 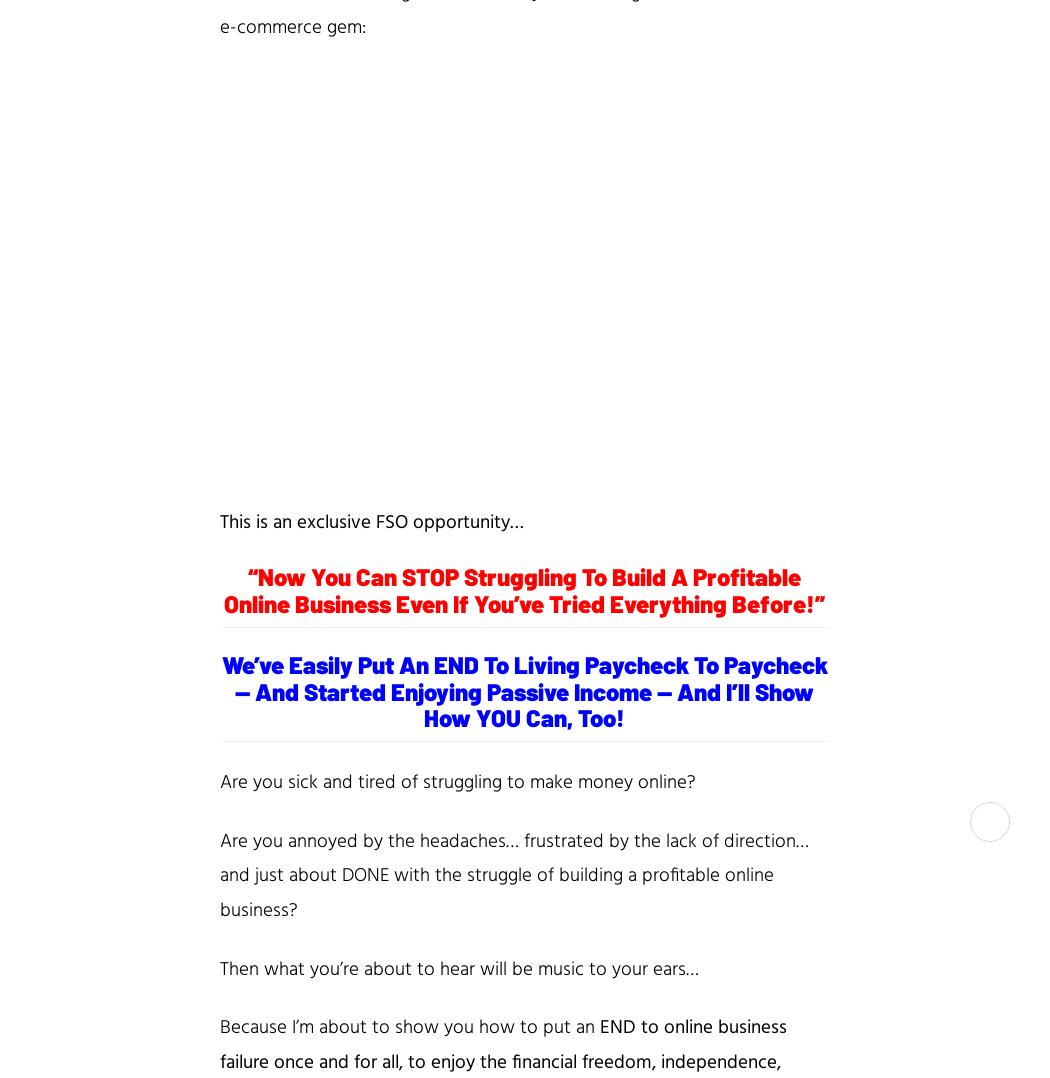 What do you see at coordinates (523, 589) in the screenshot?
I see `'“Now You Can STOP Struggling To Build A Profitable Online Business Even If You’ve Tried Everything Before!”'` at bounding box center [523, 589].